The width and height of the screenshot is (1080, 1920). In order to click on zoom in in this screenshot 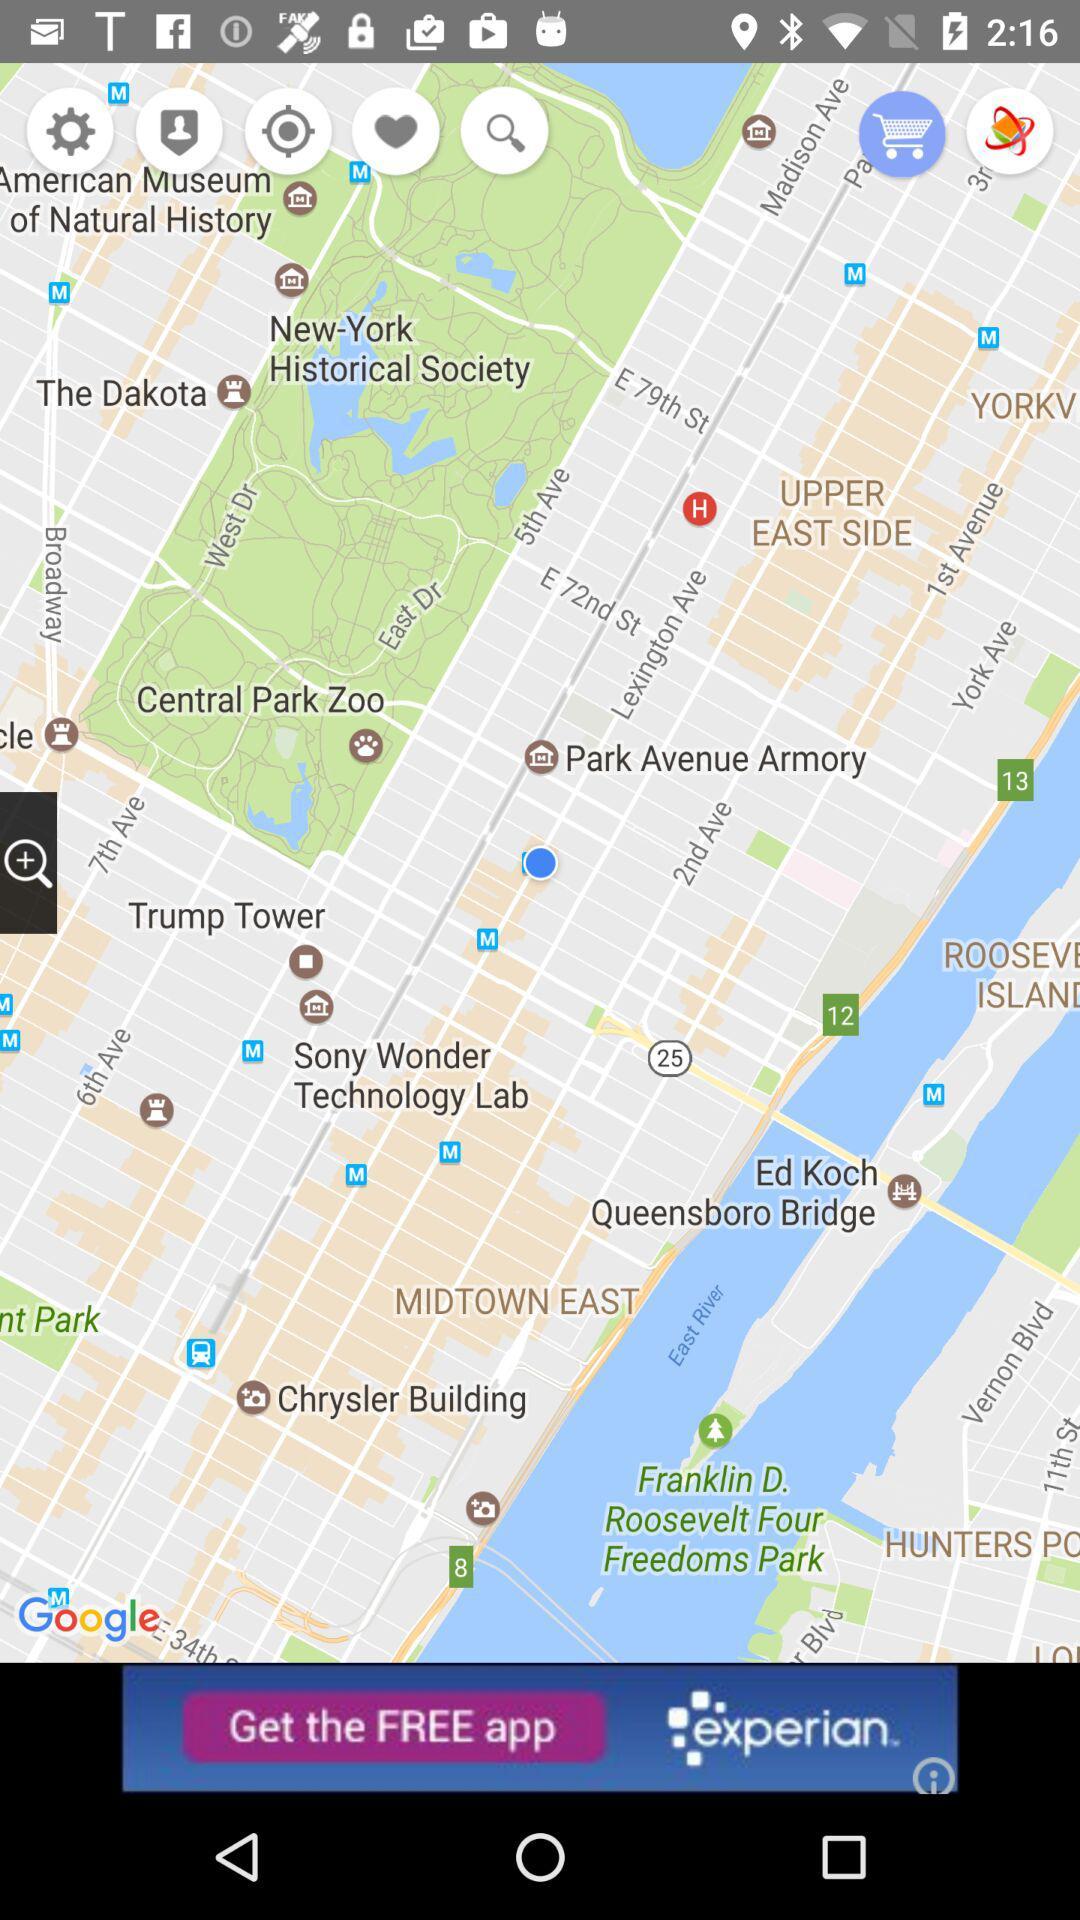, I will do `click(28, 862)`.